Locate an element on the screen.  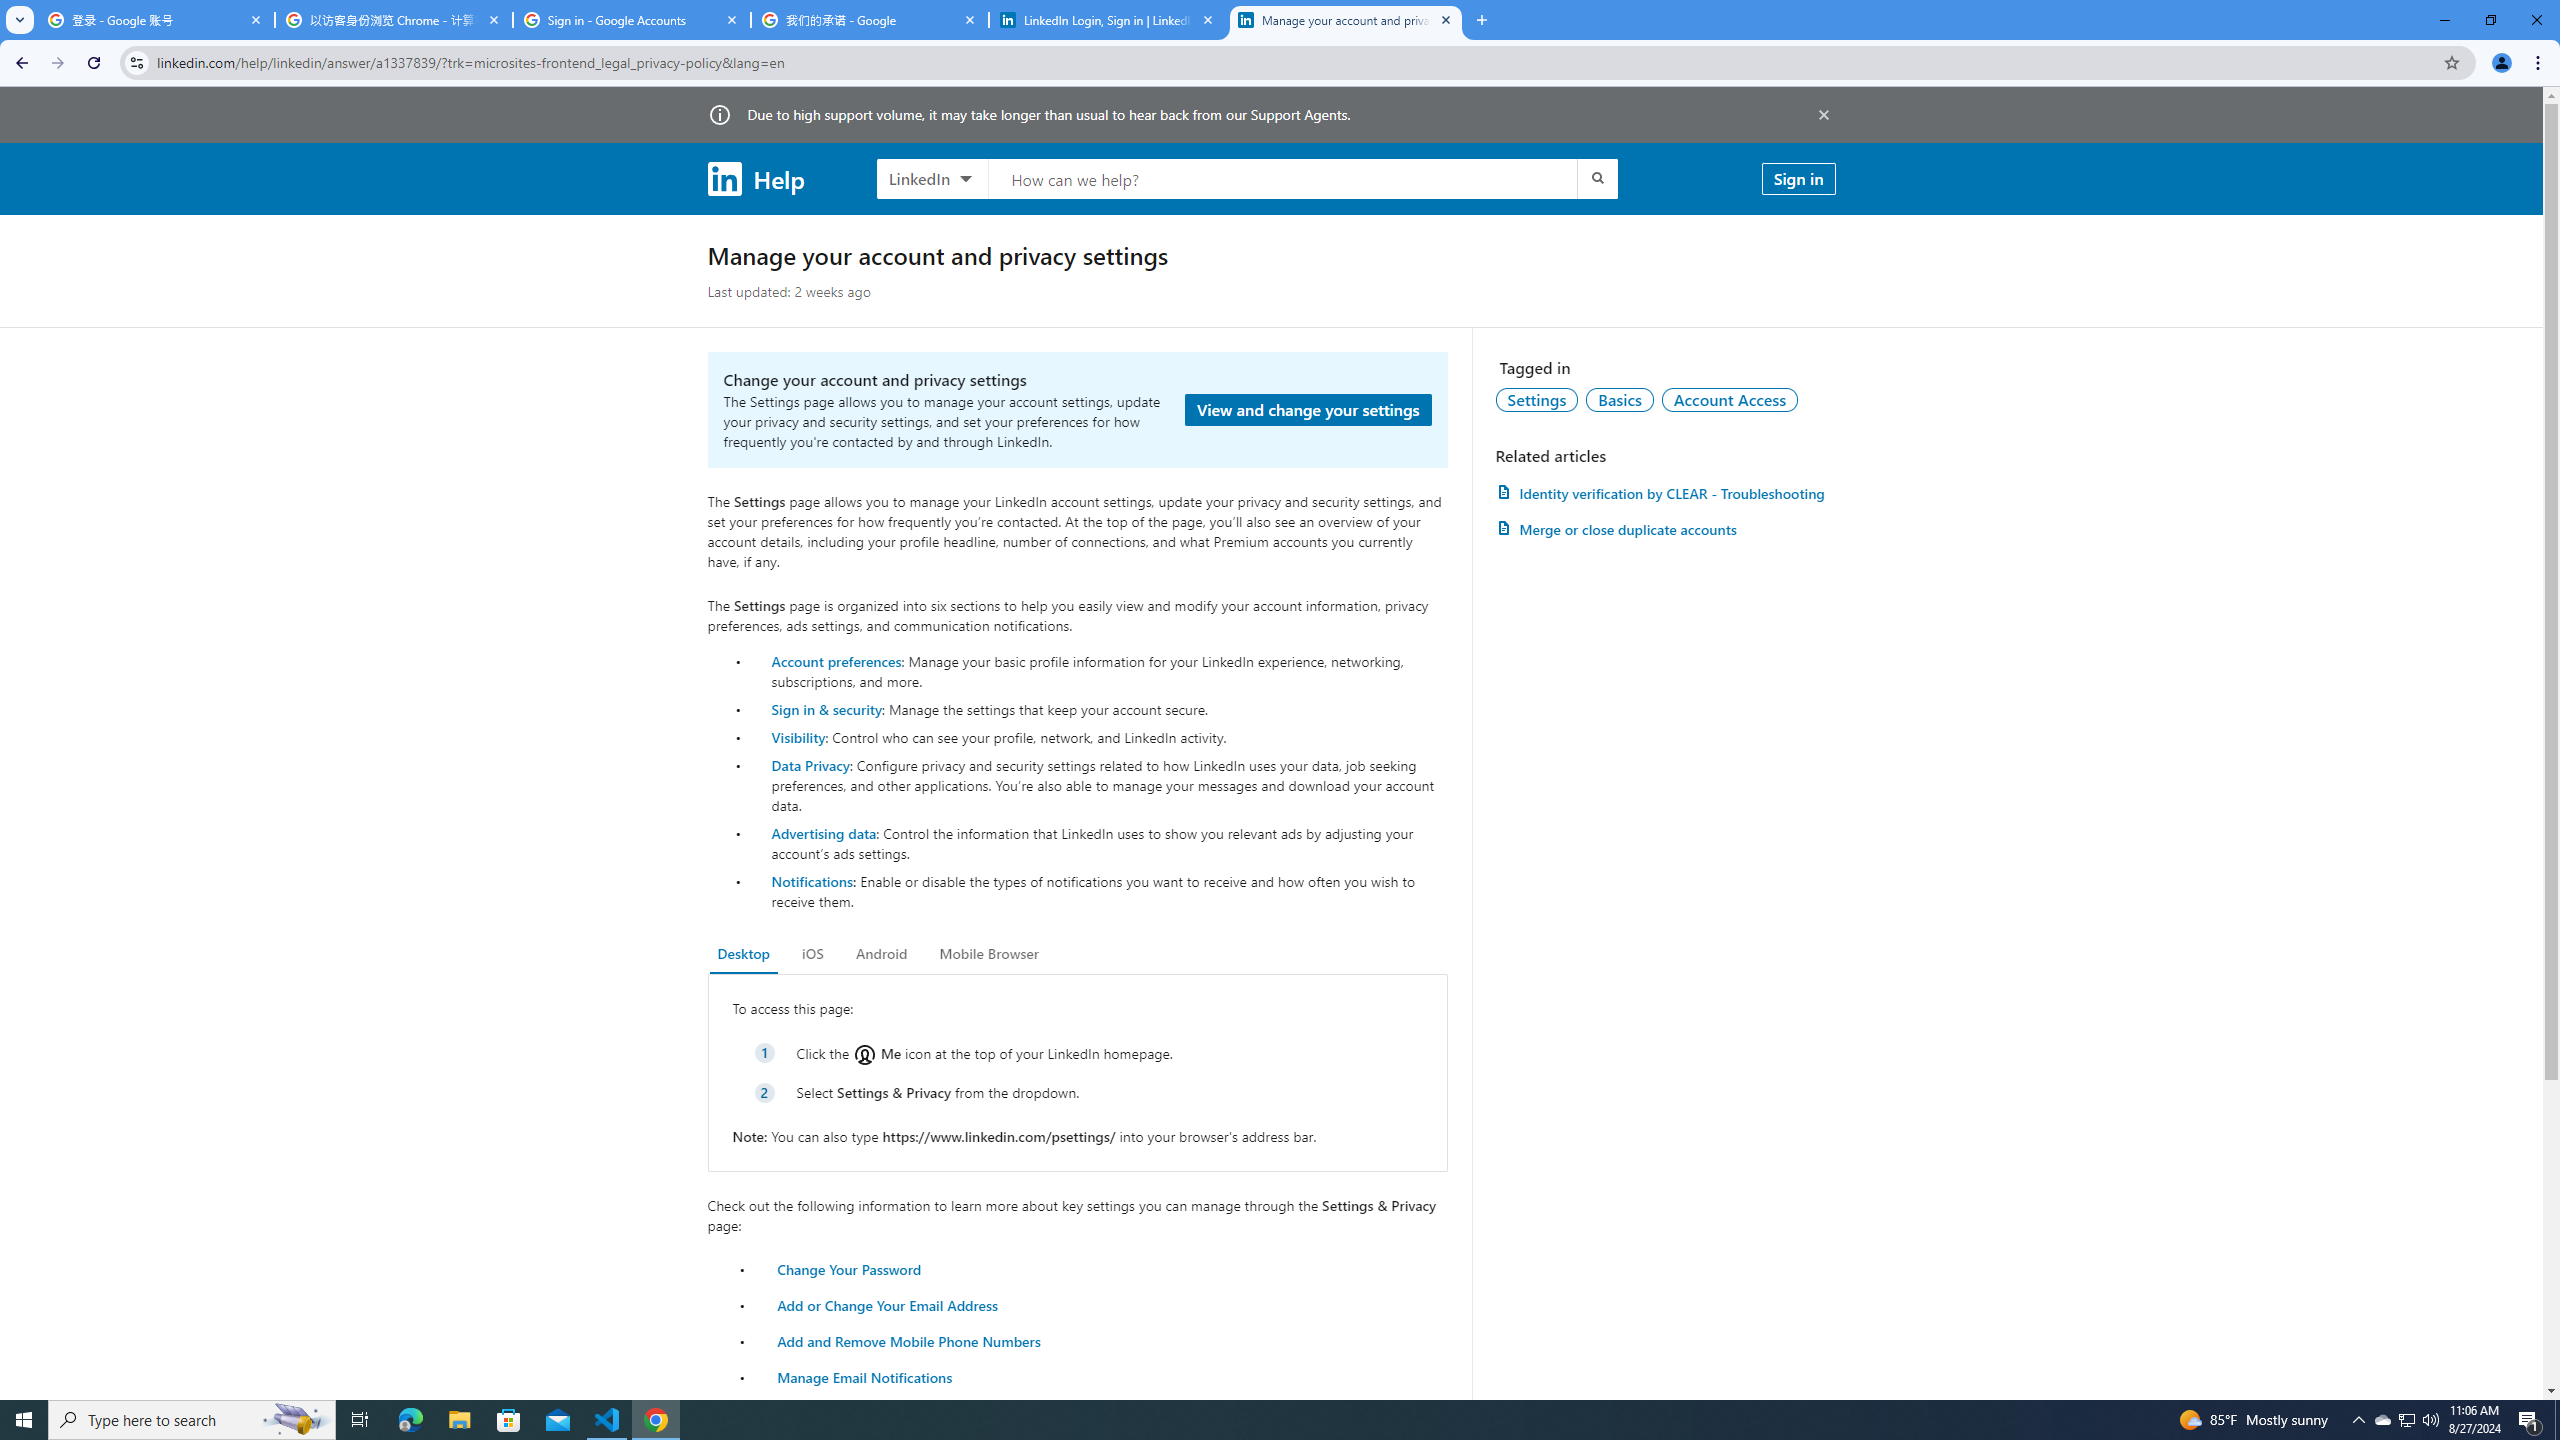
'Add or Change Your Email Address' is located at coordinates (888, 1303).